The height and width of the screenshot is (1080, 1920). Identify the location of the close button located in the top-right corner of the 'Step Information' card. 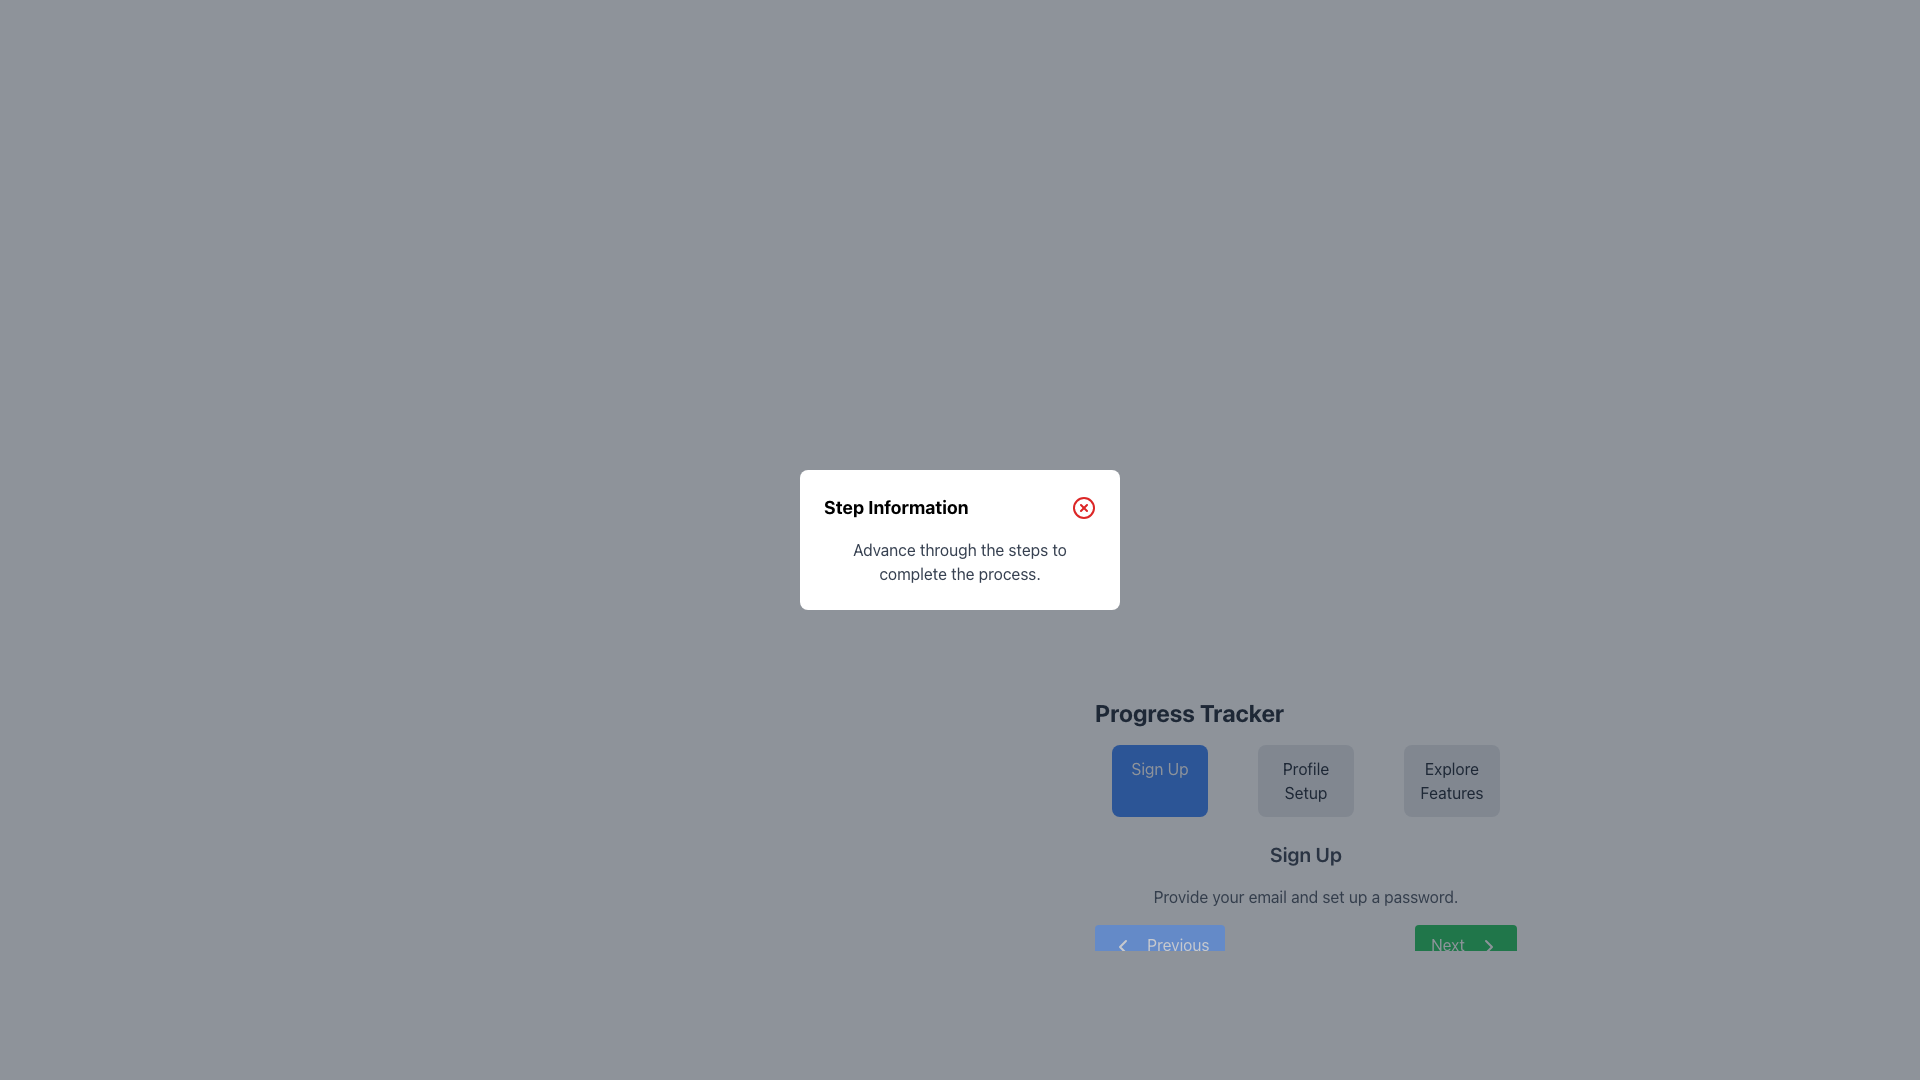
(1083, 507).